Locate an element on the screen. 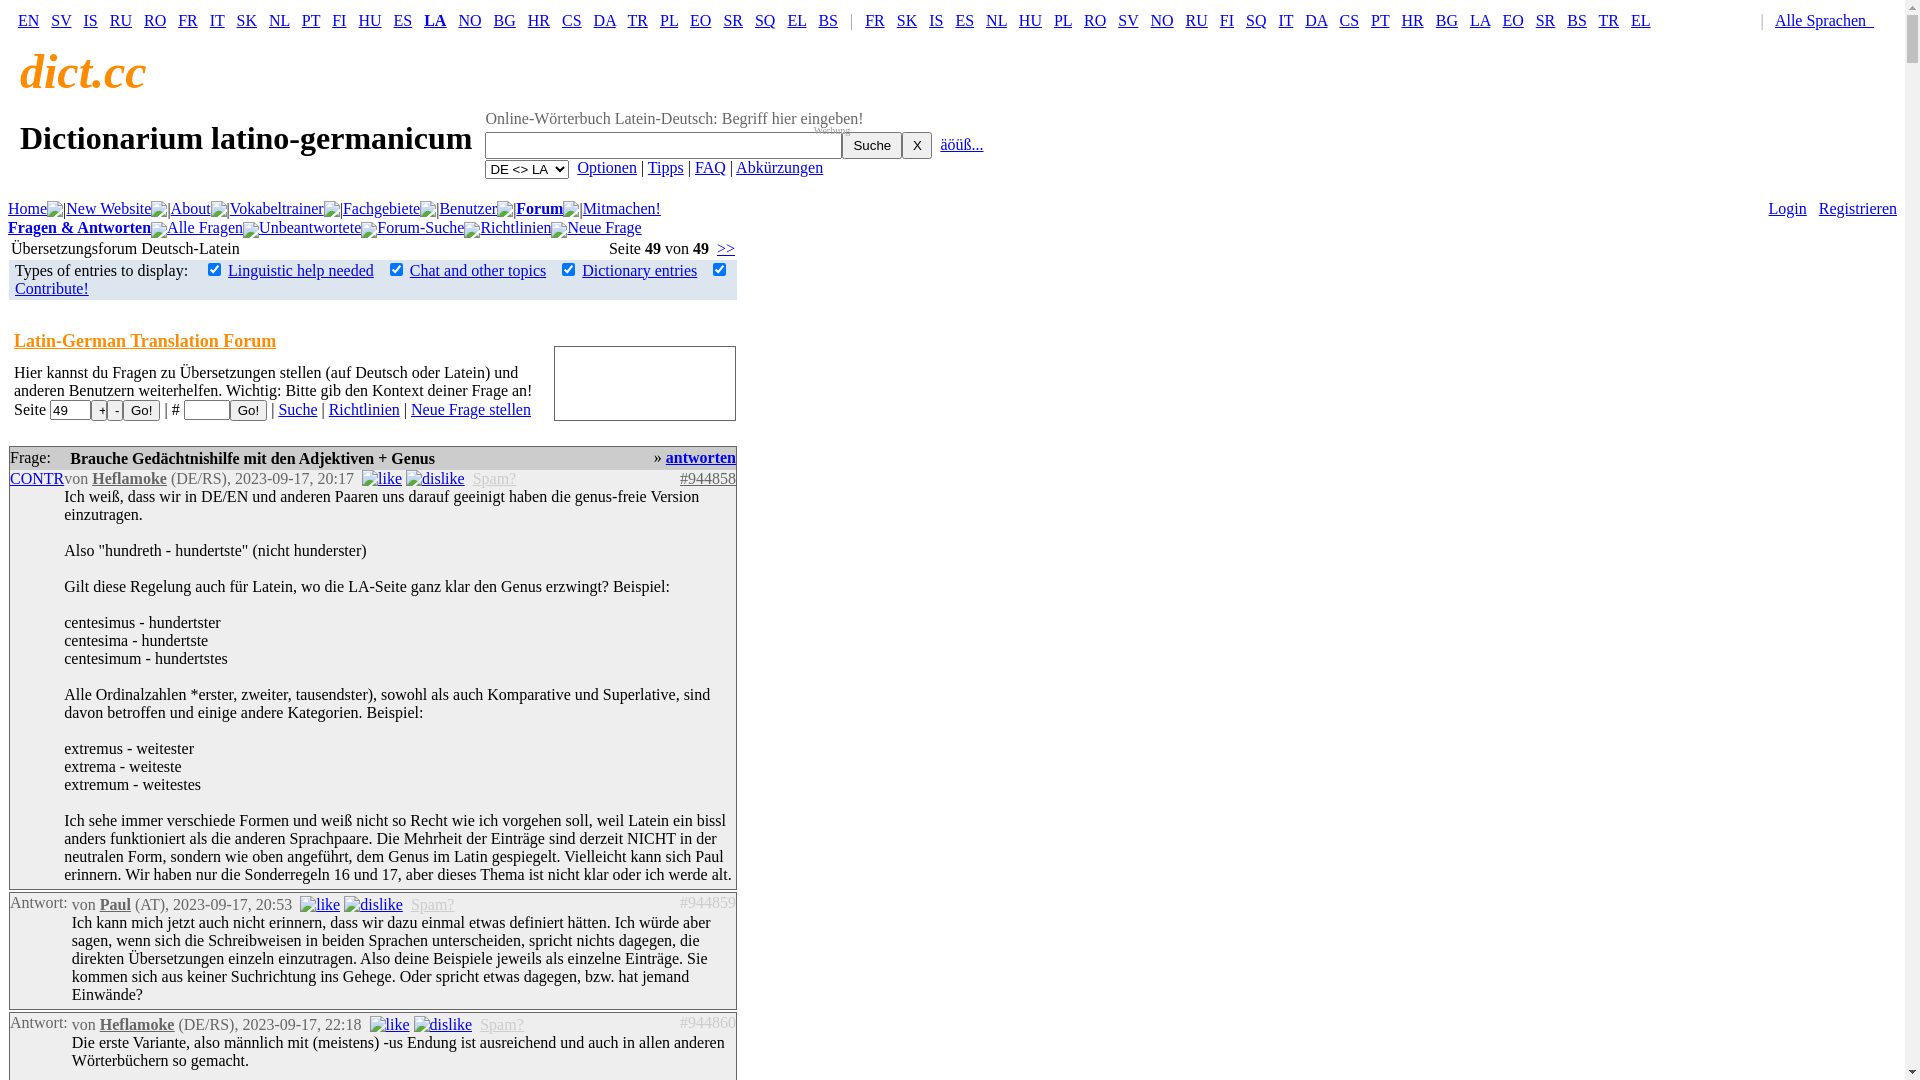  'TR' is located at coordinates (637, 20).